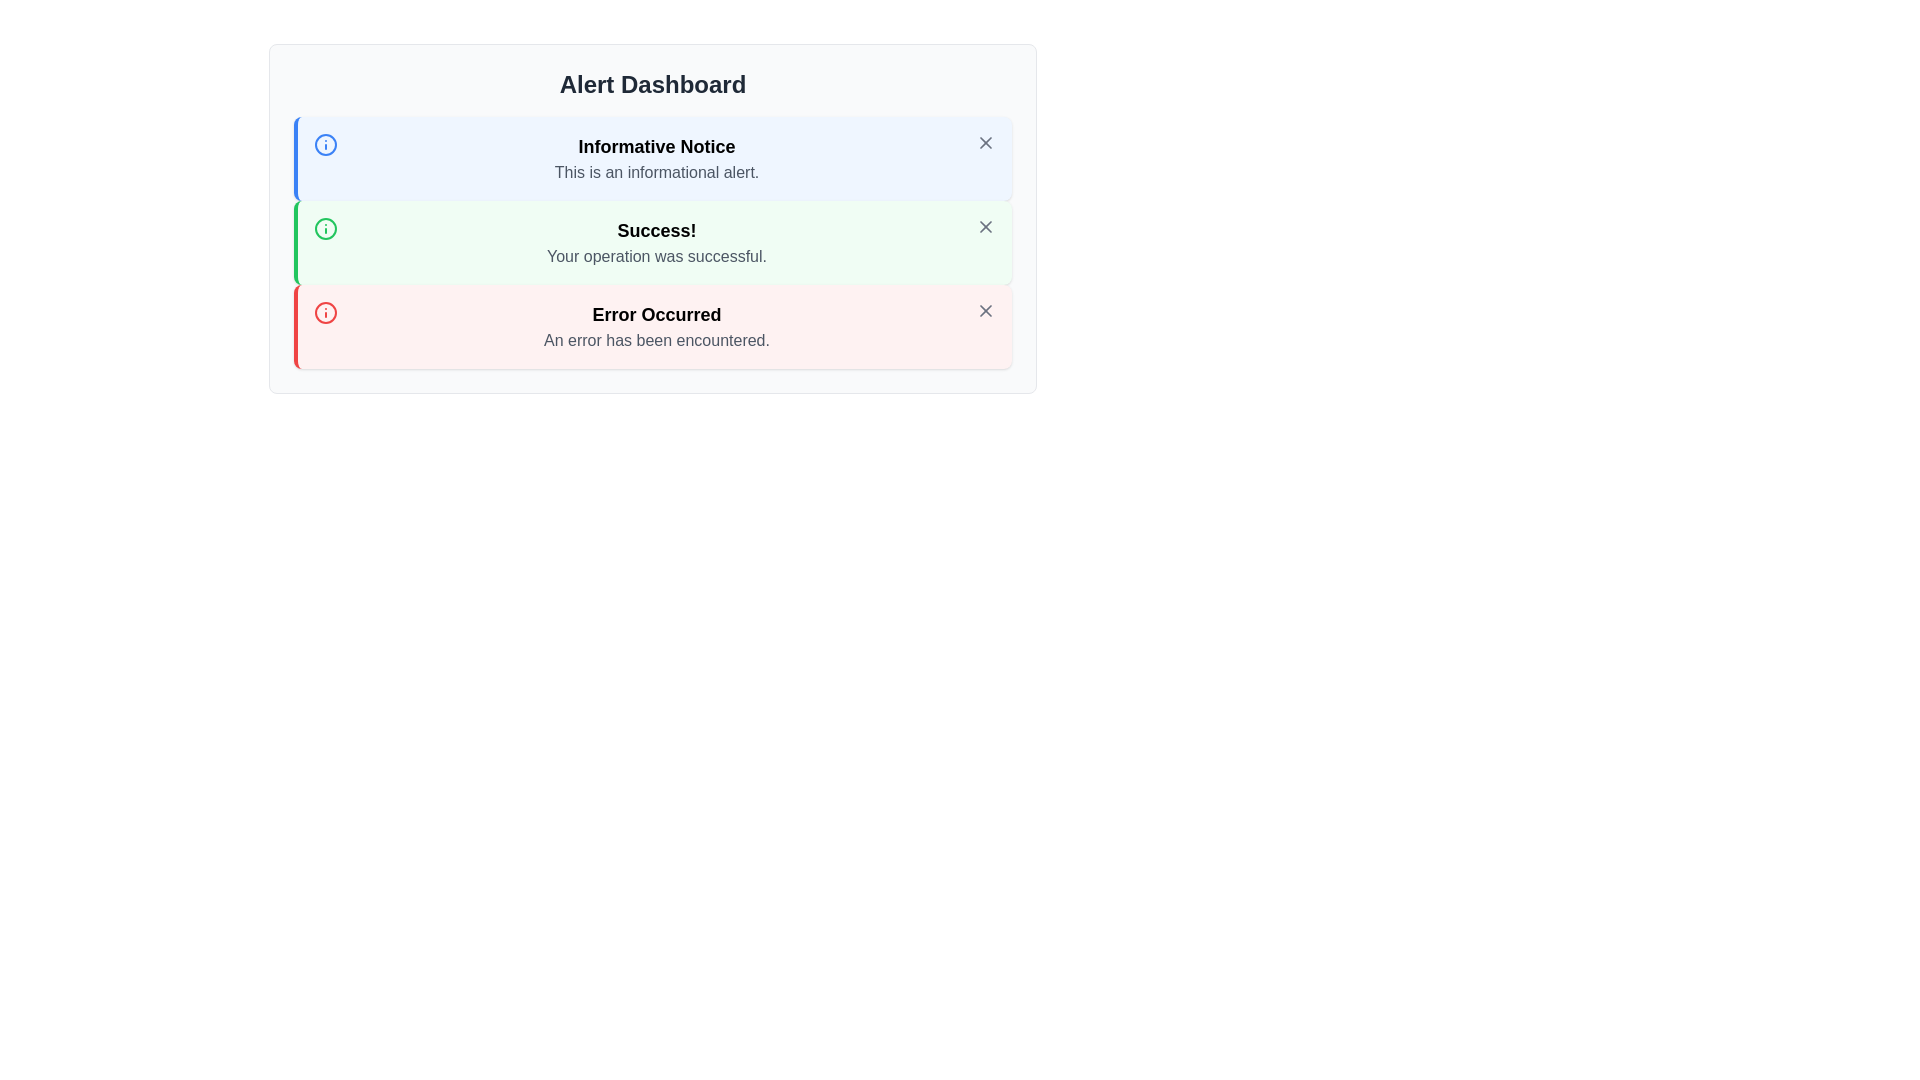  Describe the element at coordinates (657, 339) in the screenshot. I see `the Text label that provides a descriptive detail about the error condition indicated by the title 'Error Occurred', located directly below the title and centered in the middle-right area of the interface` at that location.